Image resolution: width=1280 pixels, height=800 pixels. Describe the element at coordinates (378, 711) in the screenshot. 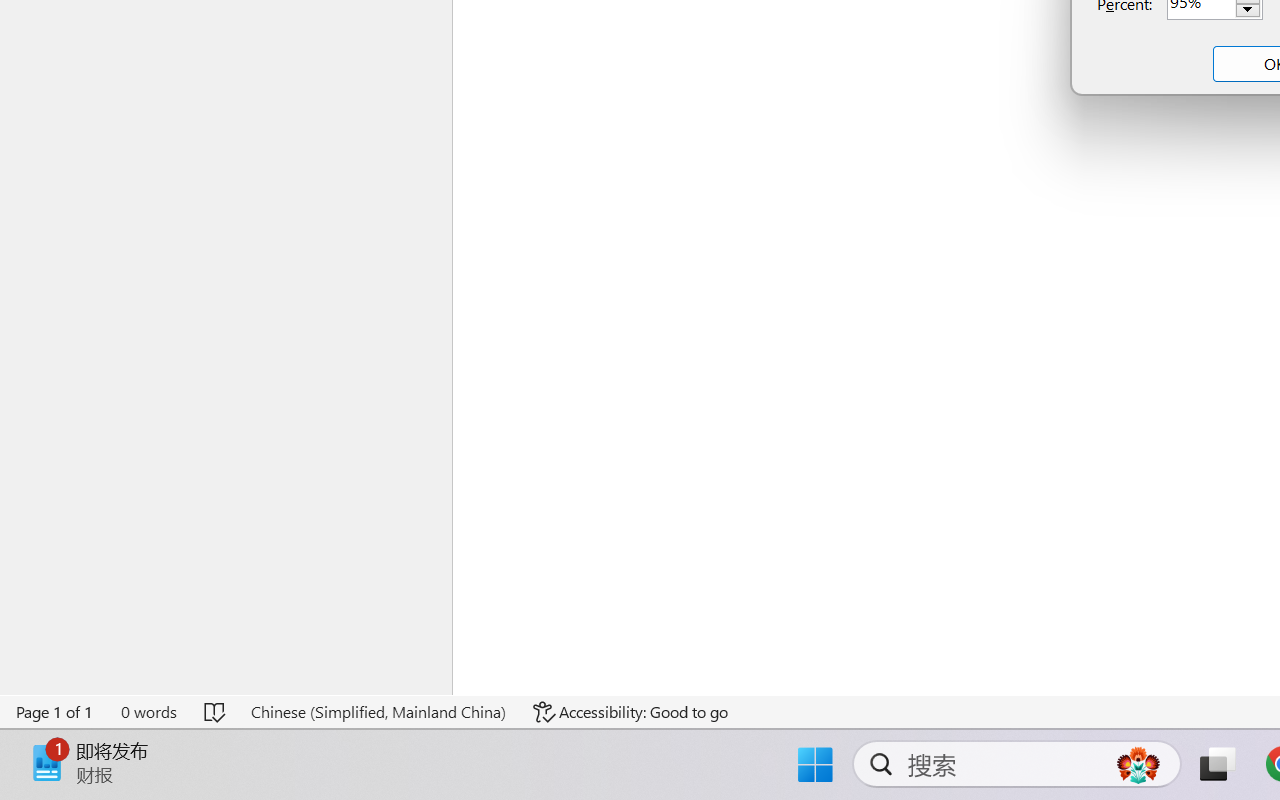

I see `'Language Chinese (Simplified, Mainland China)'` at that location.